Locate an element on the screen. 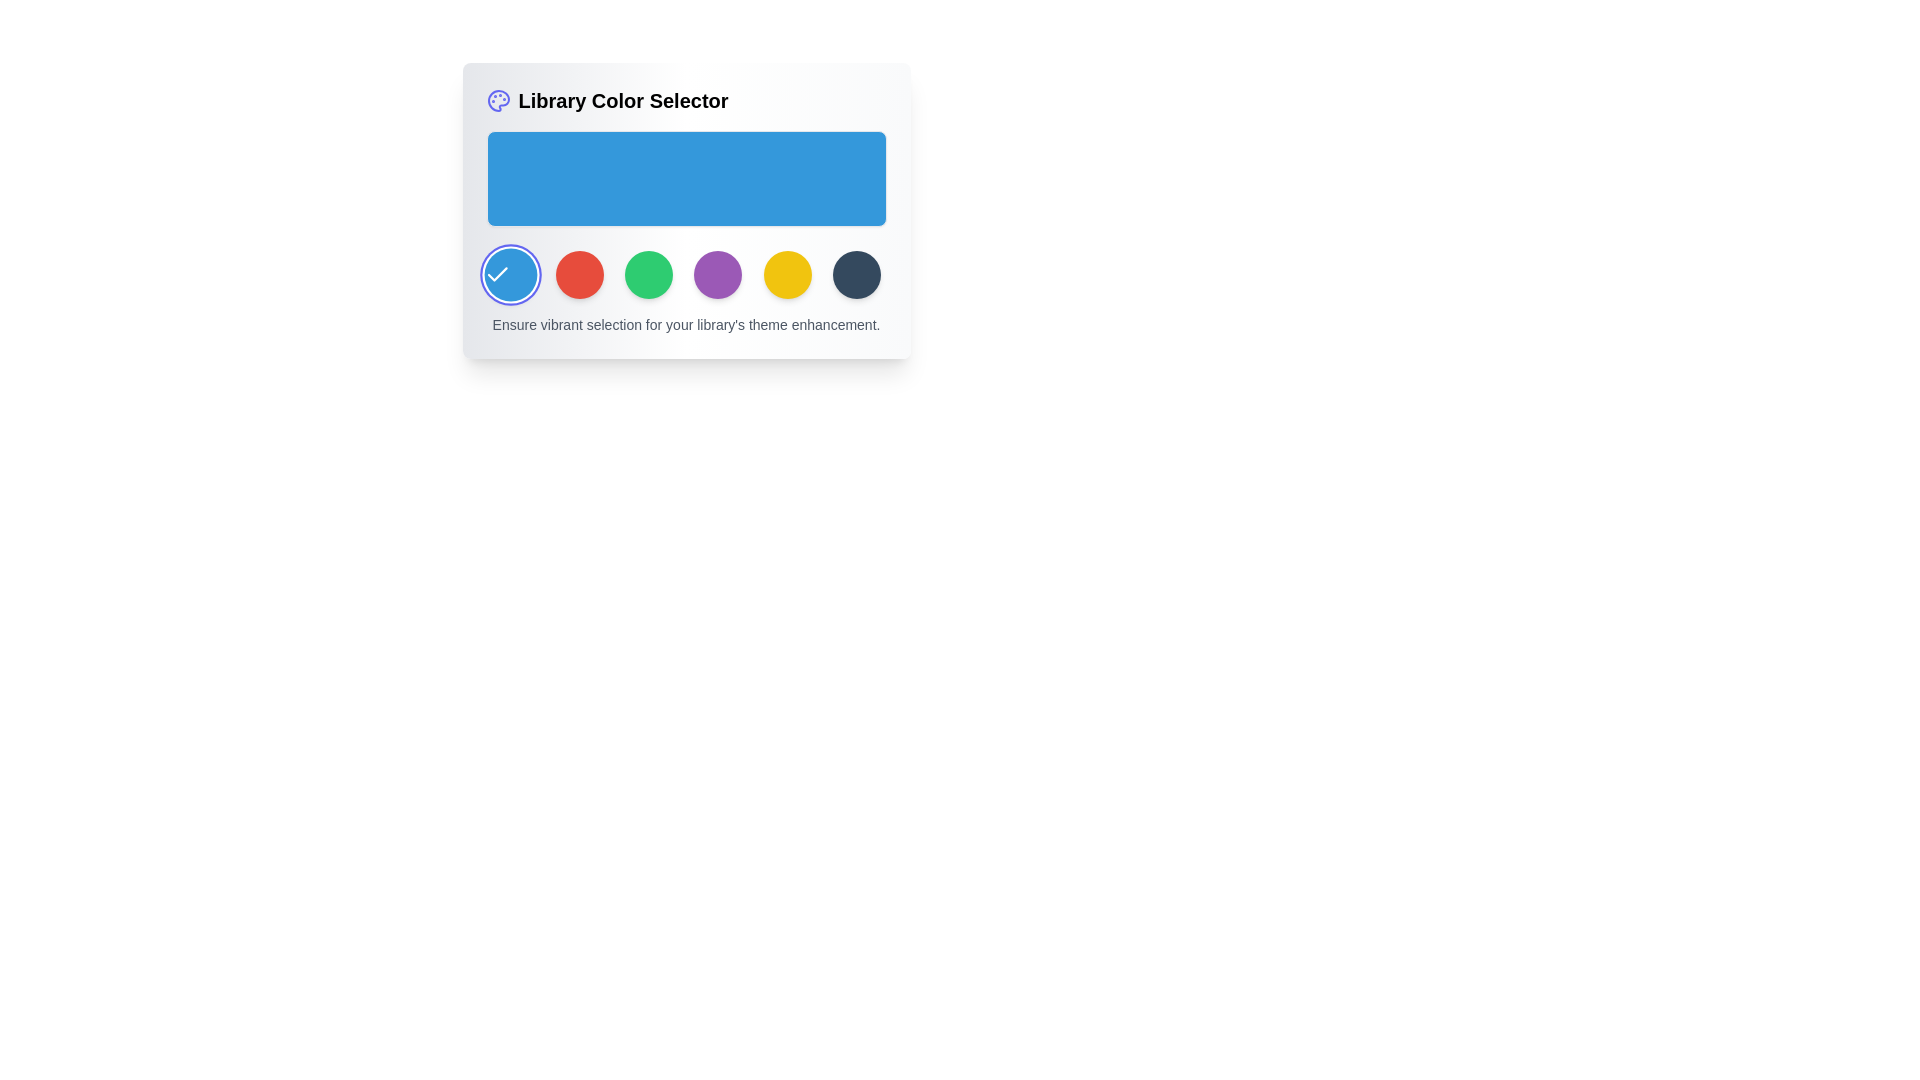 This screenshot has width=1920, height=1080. the purple circular button, the fifth item in the horizontal list below the 'Library Color Selector' title is located at coordinates (718, 274).